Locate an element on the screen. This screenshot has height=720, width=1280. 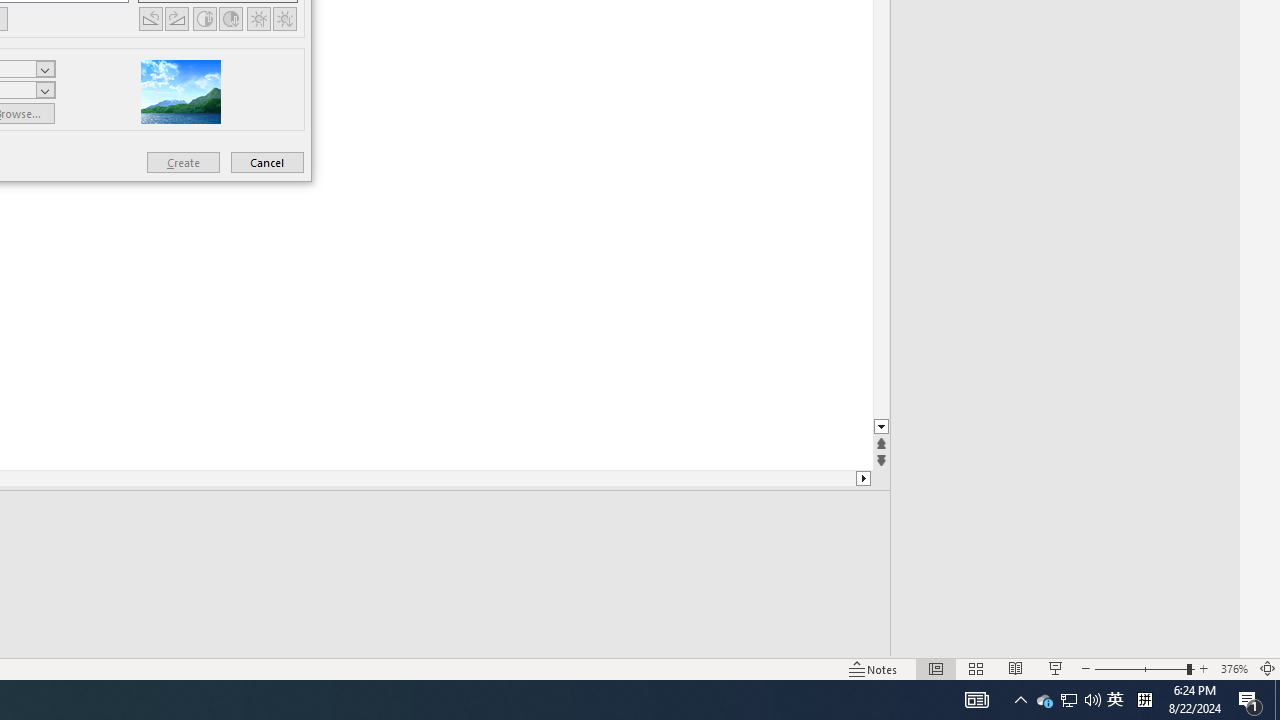
'Zoom 376%' is located at coordinates (1233, 669).